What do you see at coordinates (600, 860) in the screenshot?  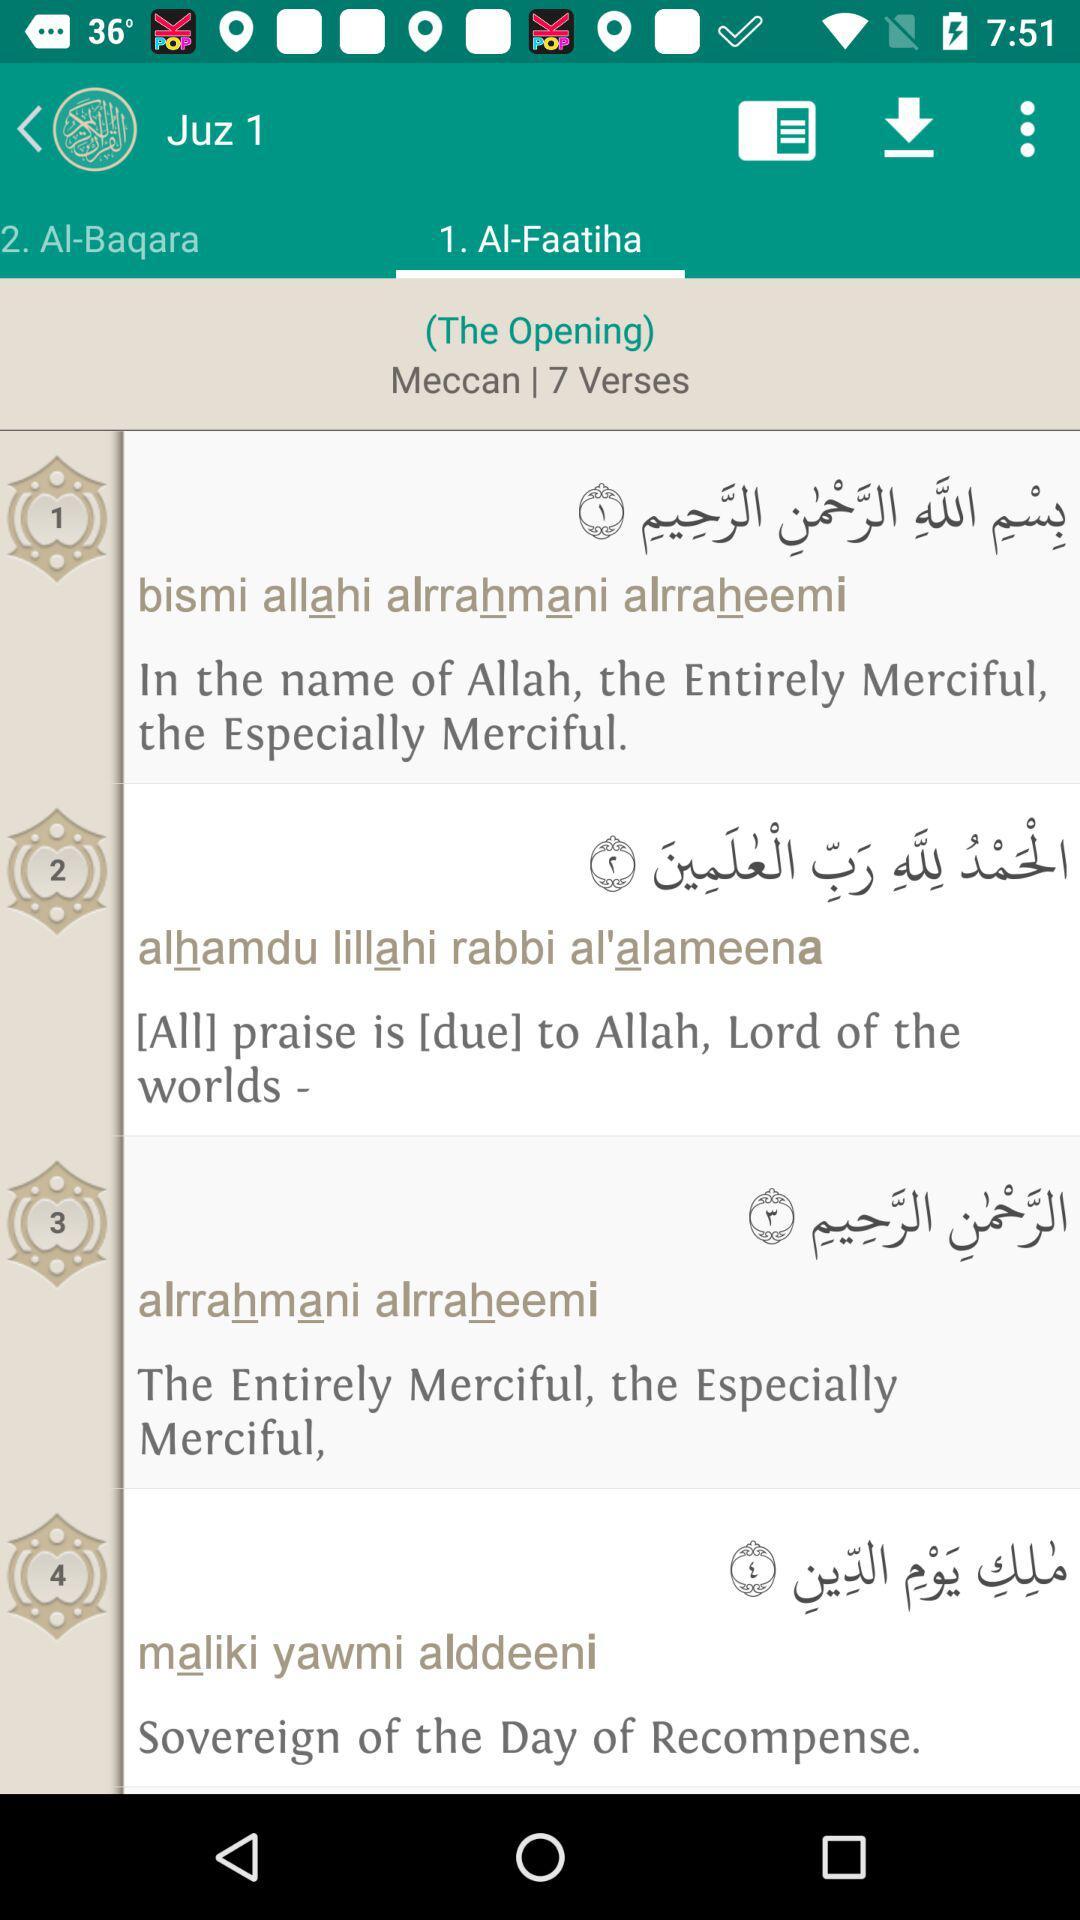 I see `the icon above the alhamdu lillahi rabbi` at bounding box center [600, 860].